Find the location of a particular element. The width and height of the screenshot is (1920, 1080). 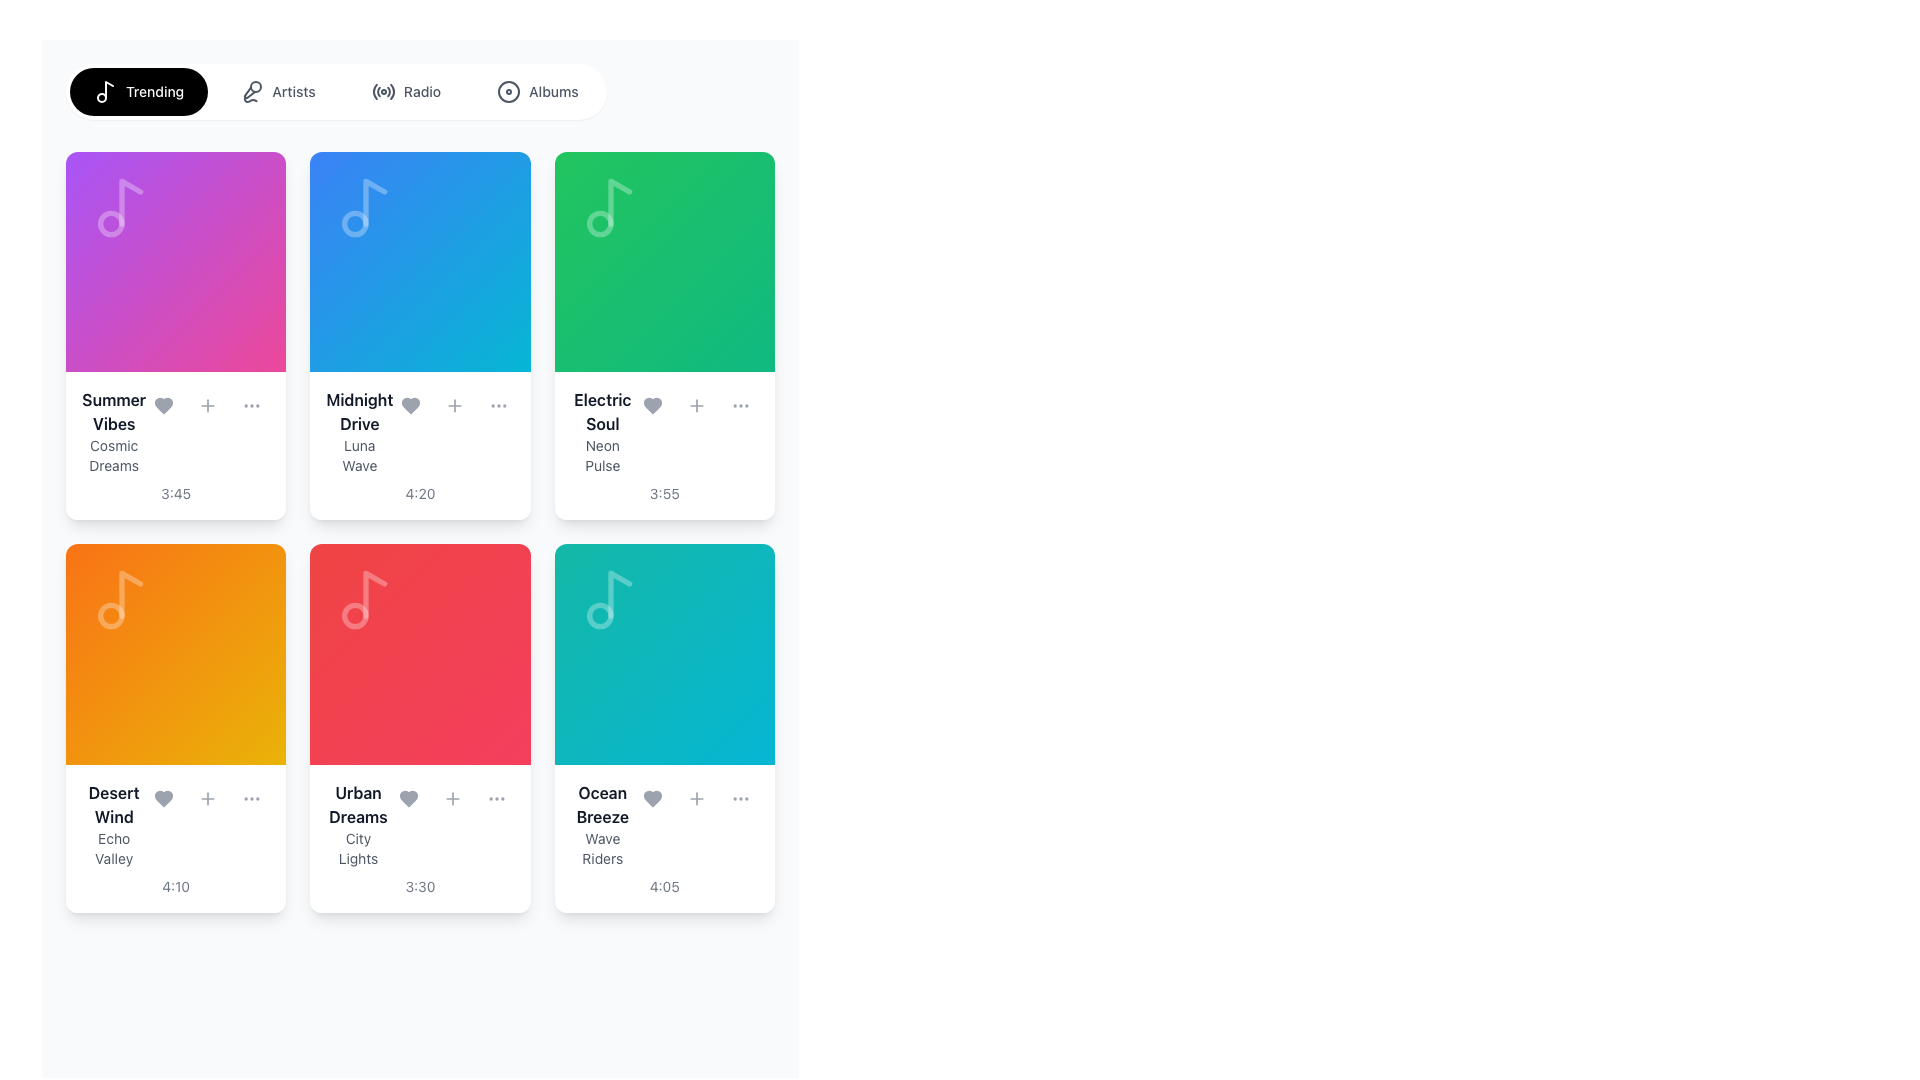

the circular '+' button located at the bottom-right corner of the 'Ocean Breeze' card in the grid layout is located at coordinates (696, 797).